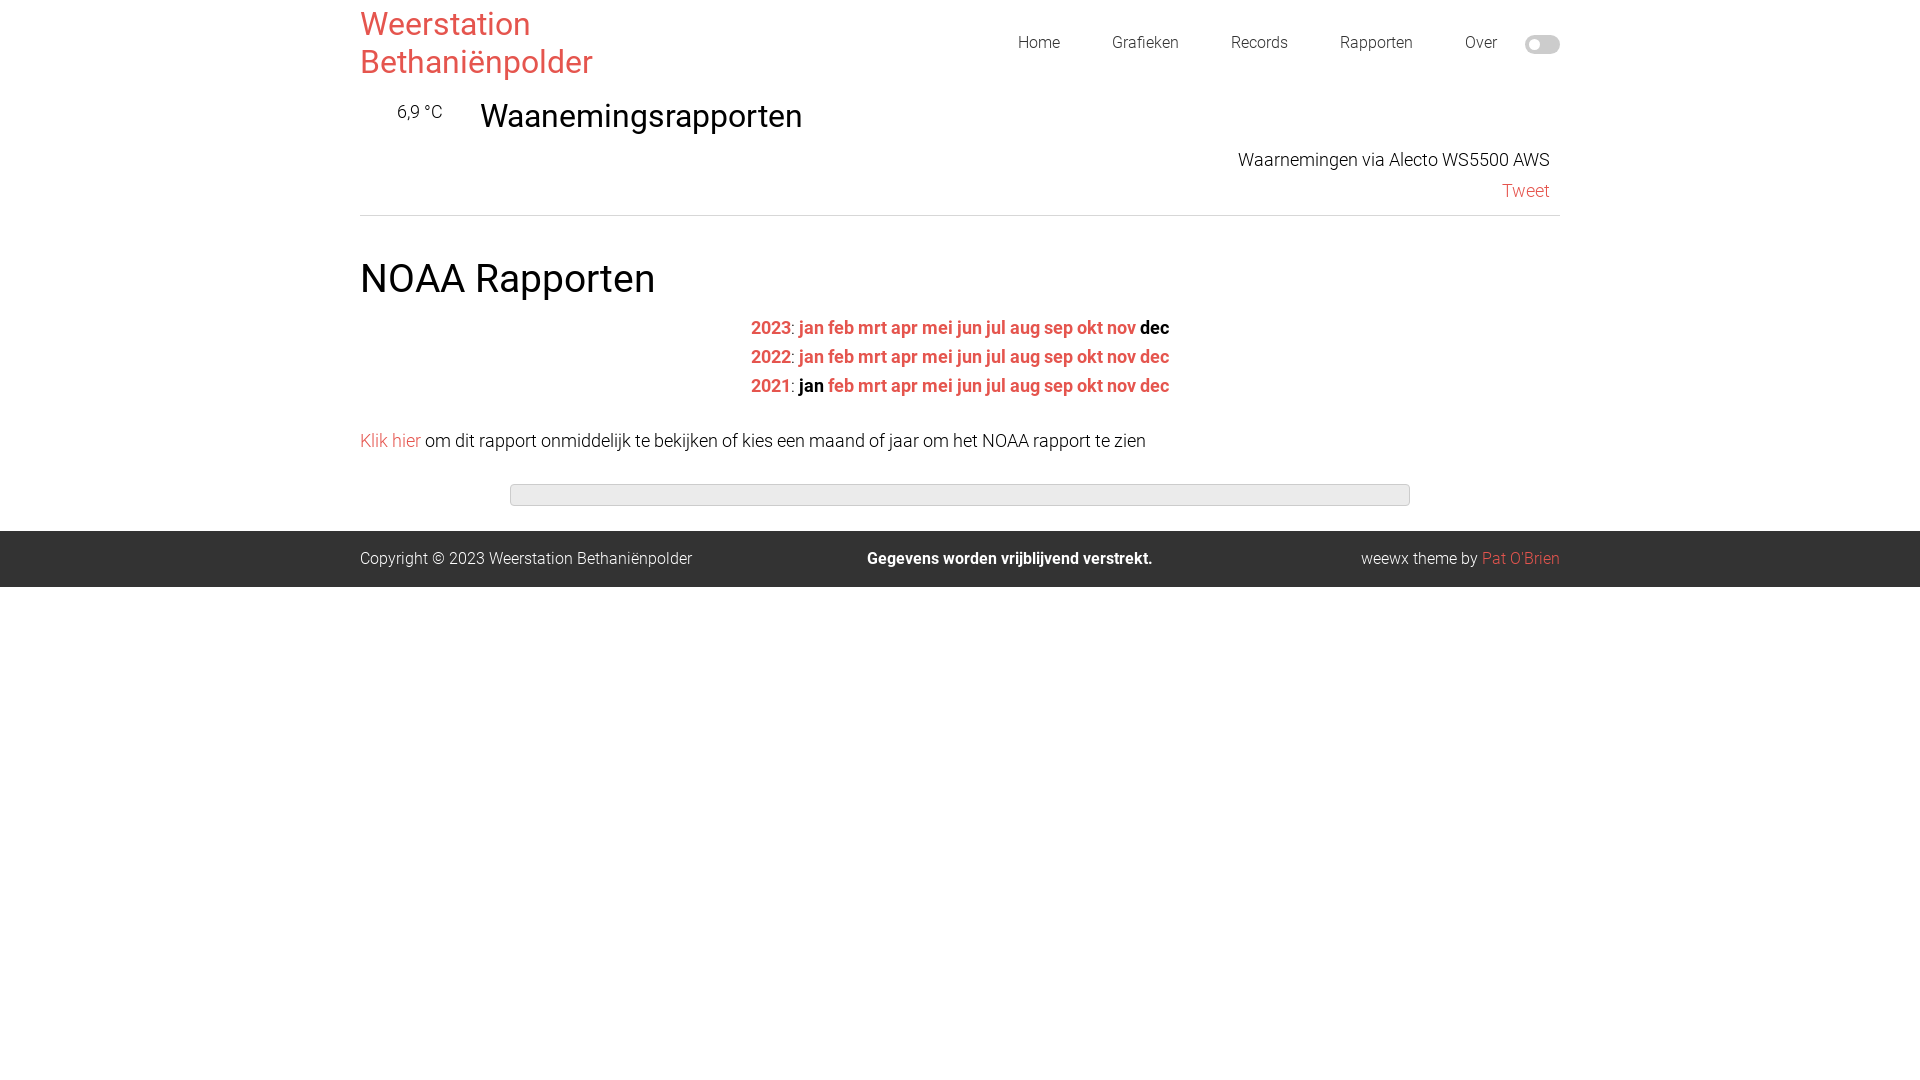 This screenshot has height=1080, width=1920. Describe the element at coordinates (1520, 558) in the screenshot. I see `'Pat O'Brien'` at that location.